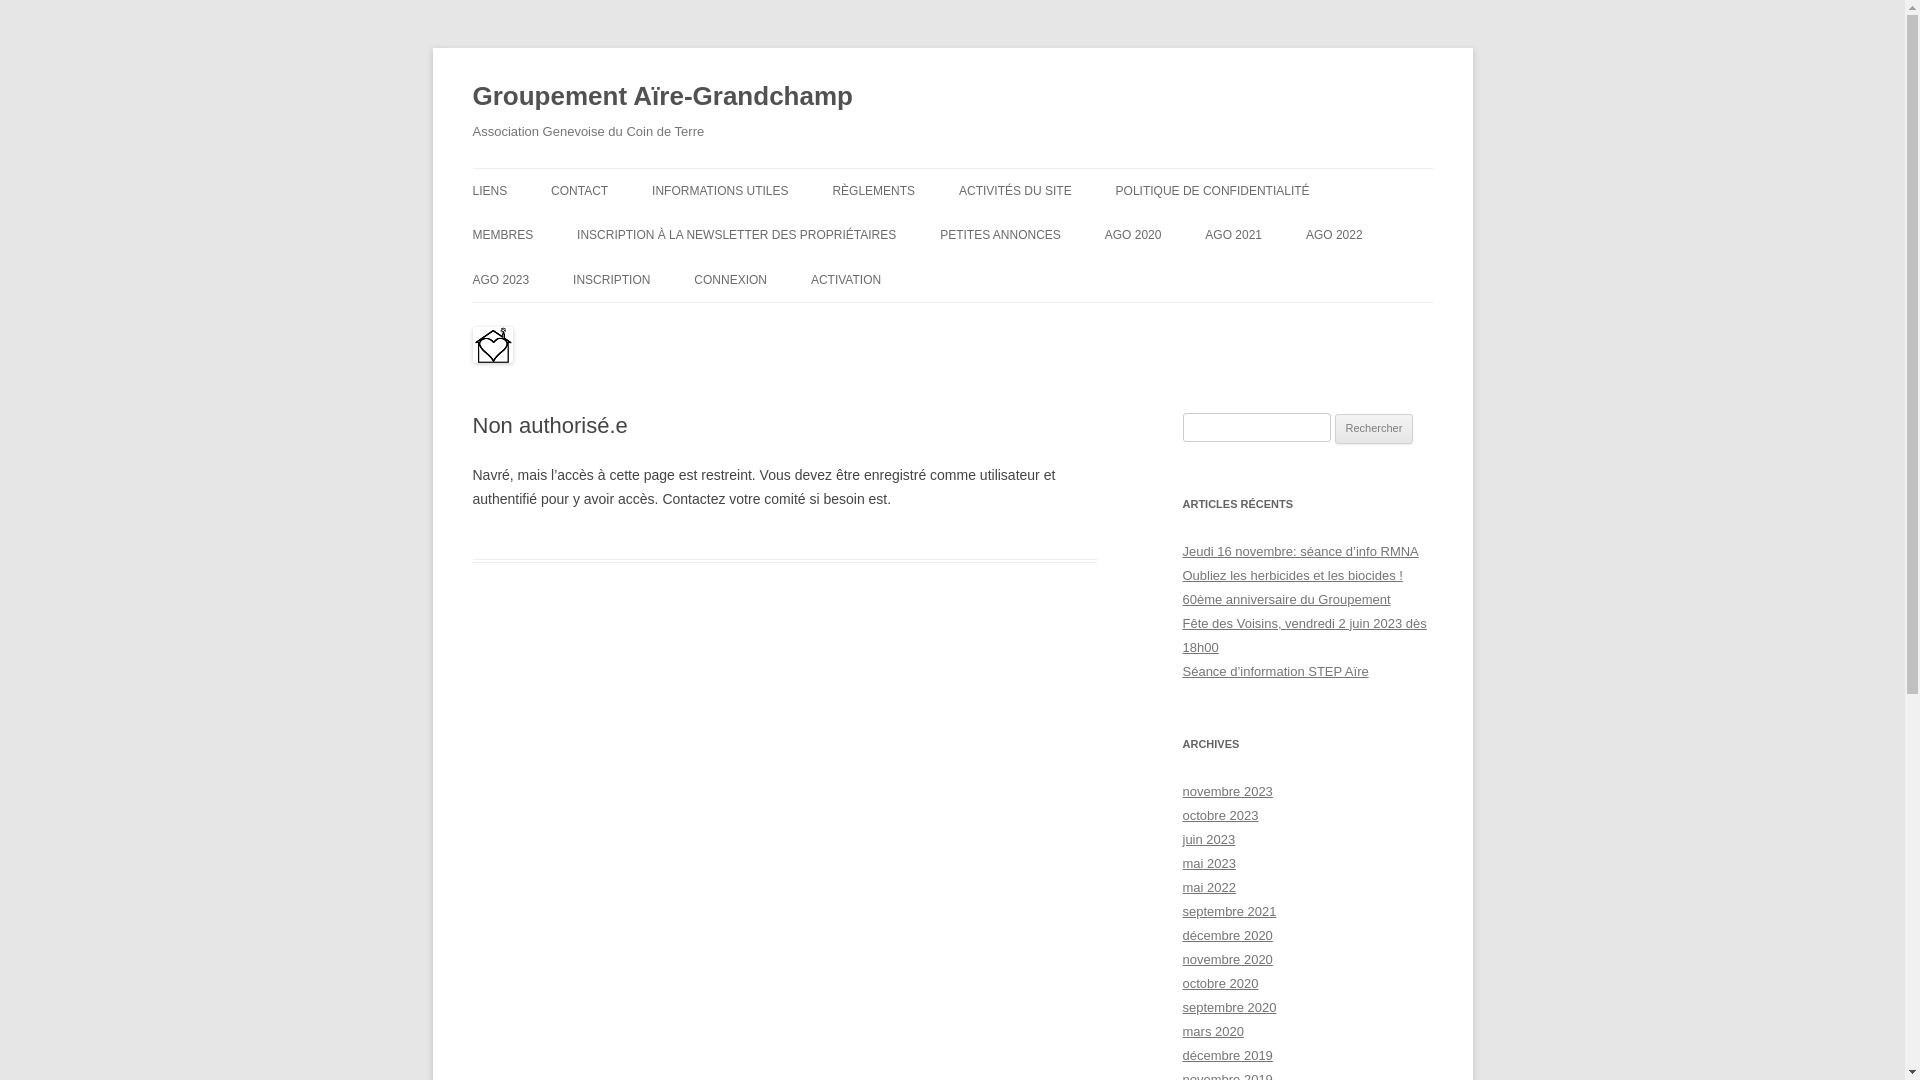 Image resolution: width=1920 pixels, height=1080 pixels. I want to click on 'septembre 2021', so click(1181, 911).